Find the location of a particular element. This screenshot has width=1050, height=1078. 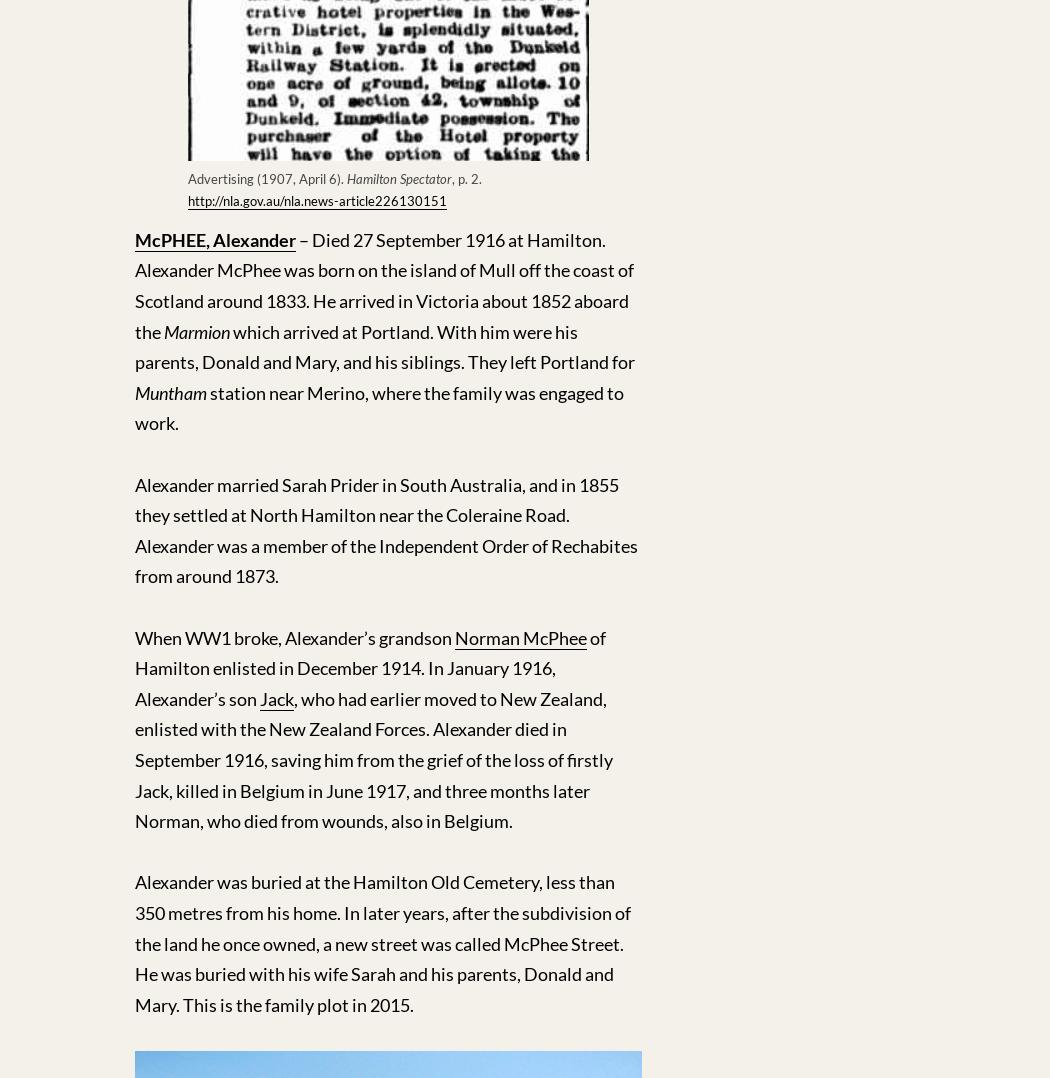

'Hamilton Spectator' is located at coordinates (399, 176).